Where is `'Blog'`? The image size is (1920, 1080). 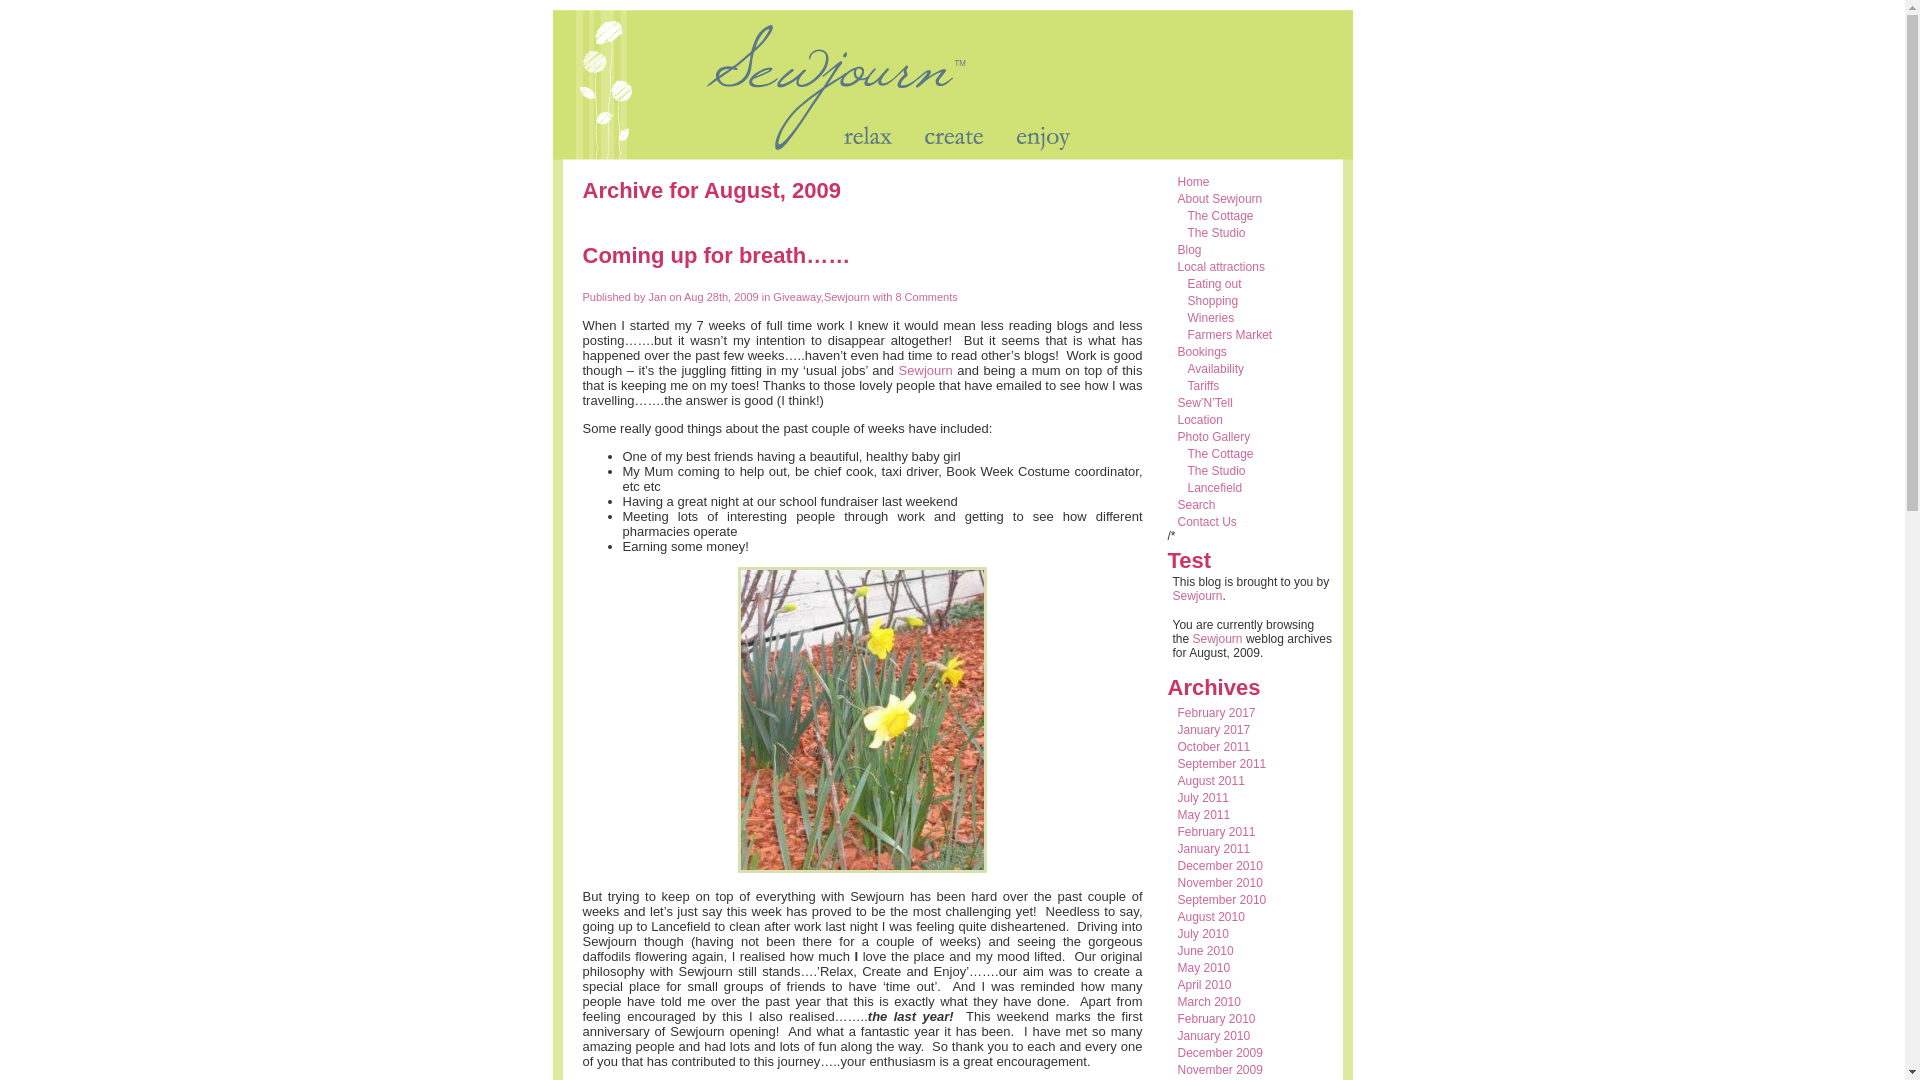
'Blog' is located at coordinates (1190, 249).